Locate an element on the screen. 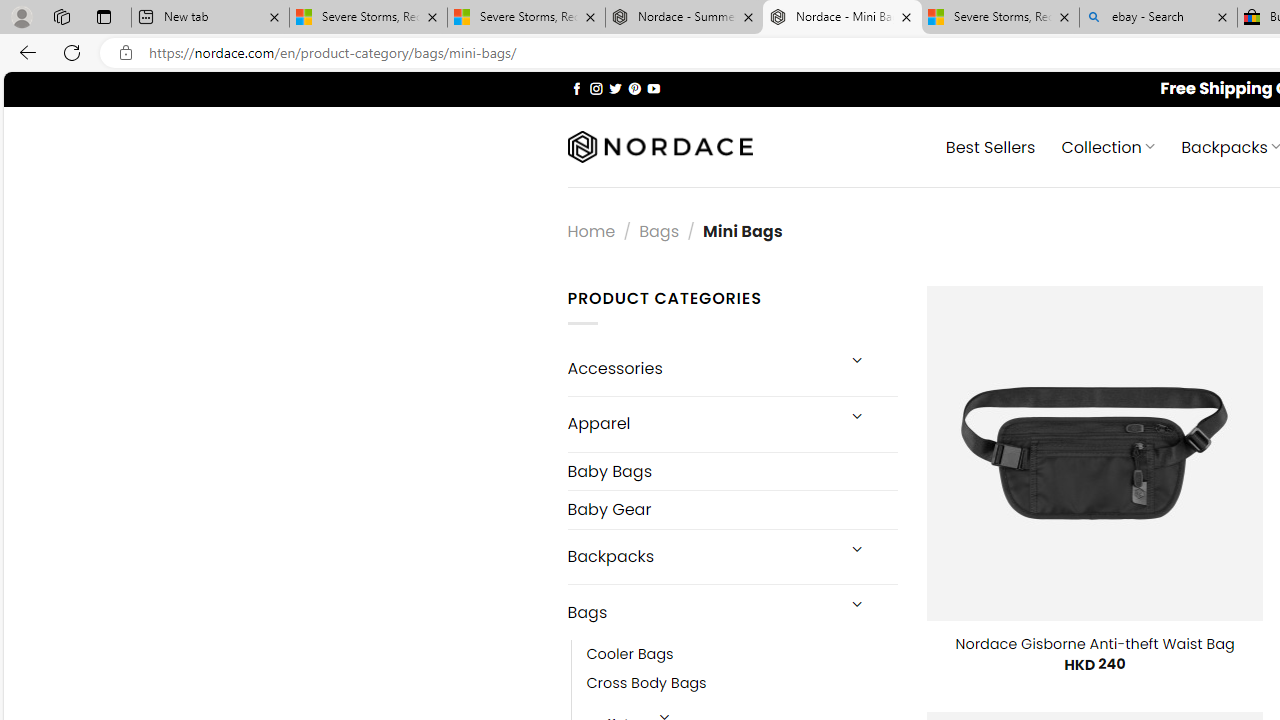 The width and height of the screenshot is (1280, 720). 'Home' is located at coordinates (590, 230).